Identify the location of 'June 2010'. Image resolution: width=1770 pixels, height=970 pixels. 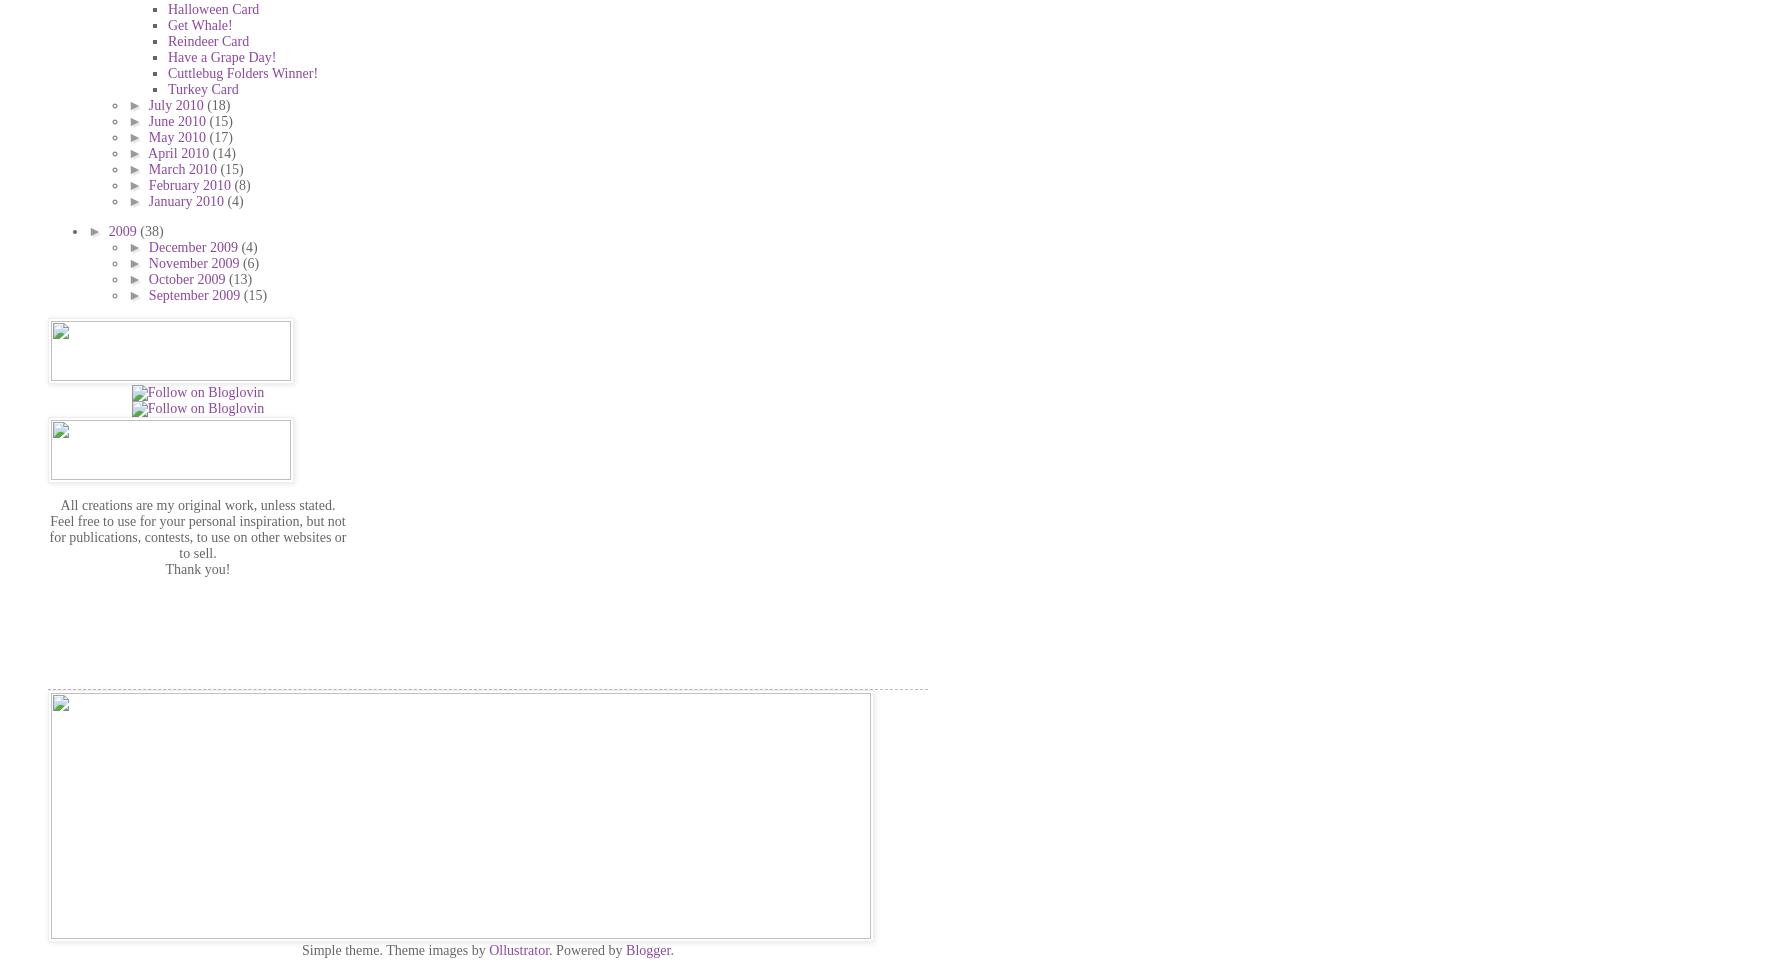
(178, 120).